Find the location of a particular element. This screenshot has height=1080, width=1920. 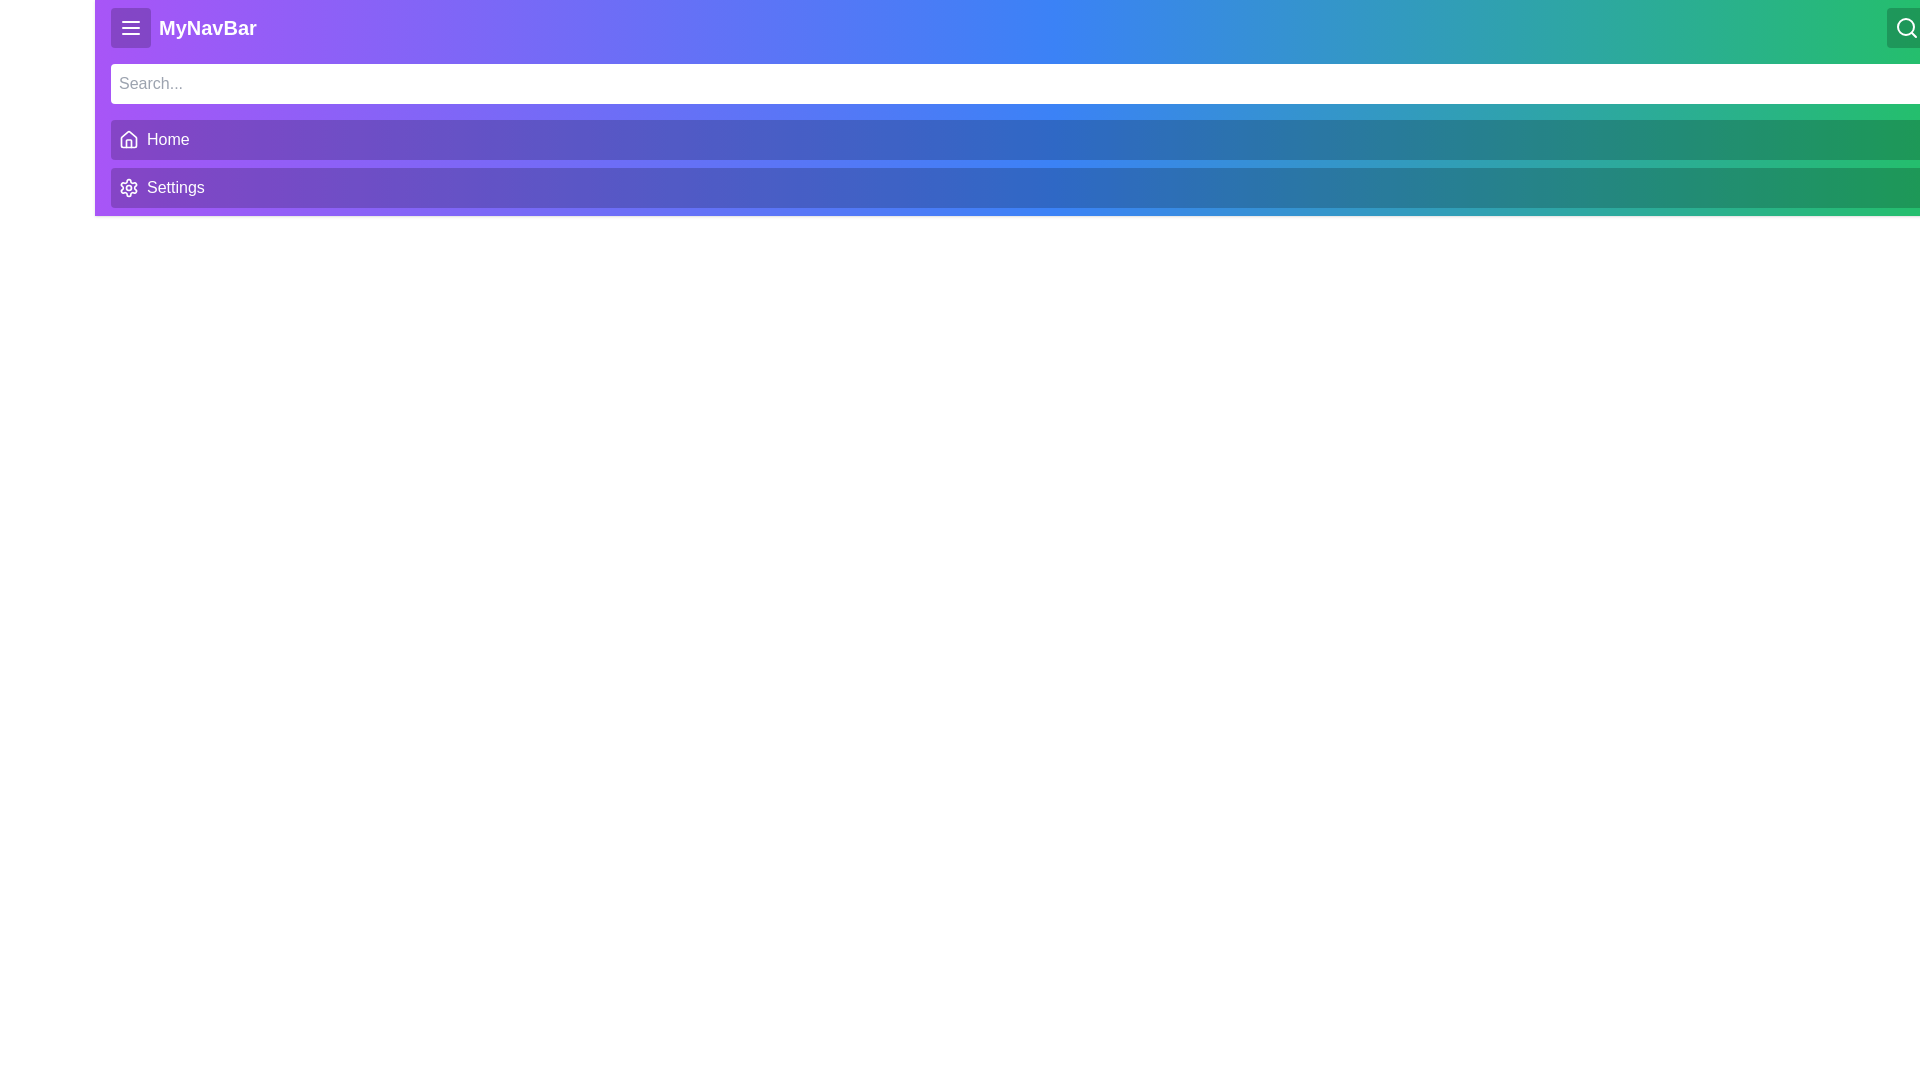

the house icon, which is a bold purple icon located at the top of the 'Home' menu button in the sidebar, adjacent to the 'Settings' button is located at coordinates (128, 137).